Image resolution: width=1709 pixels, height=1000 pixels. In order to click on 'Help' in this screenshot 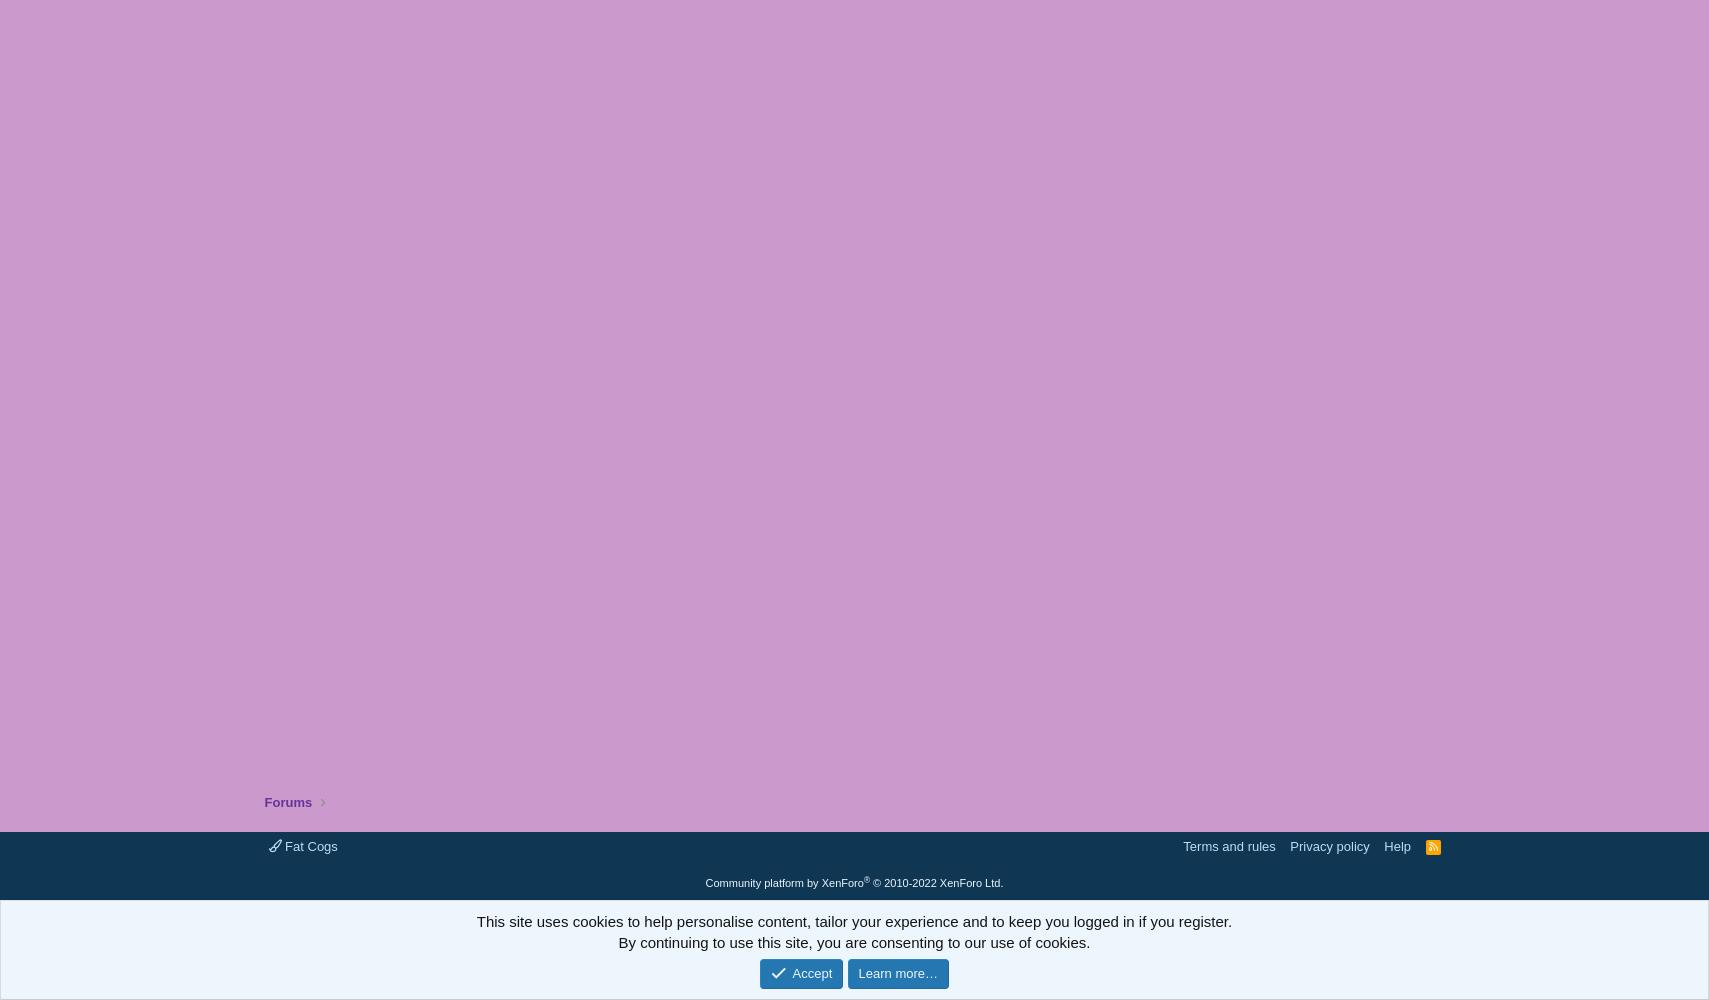, I will do `click(1397, 845)`.